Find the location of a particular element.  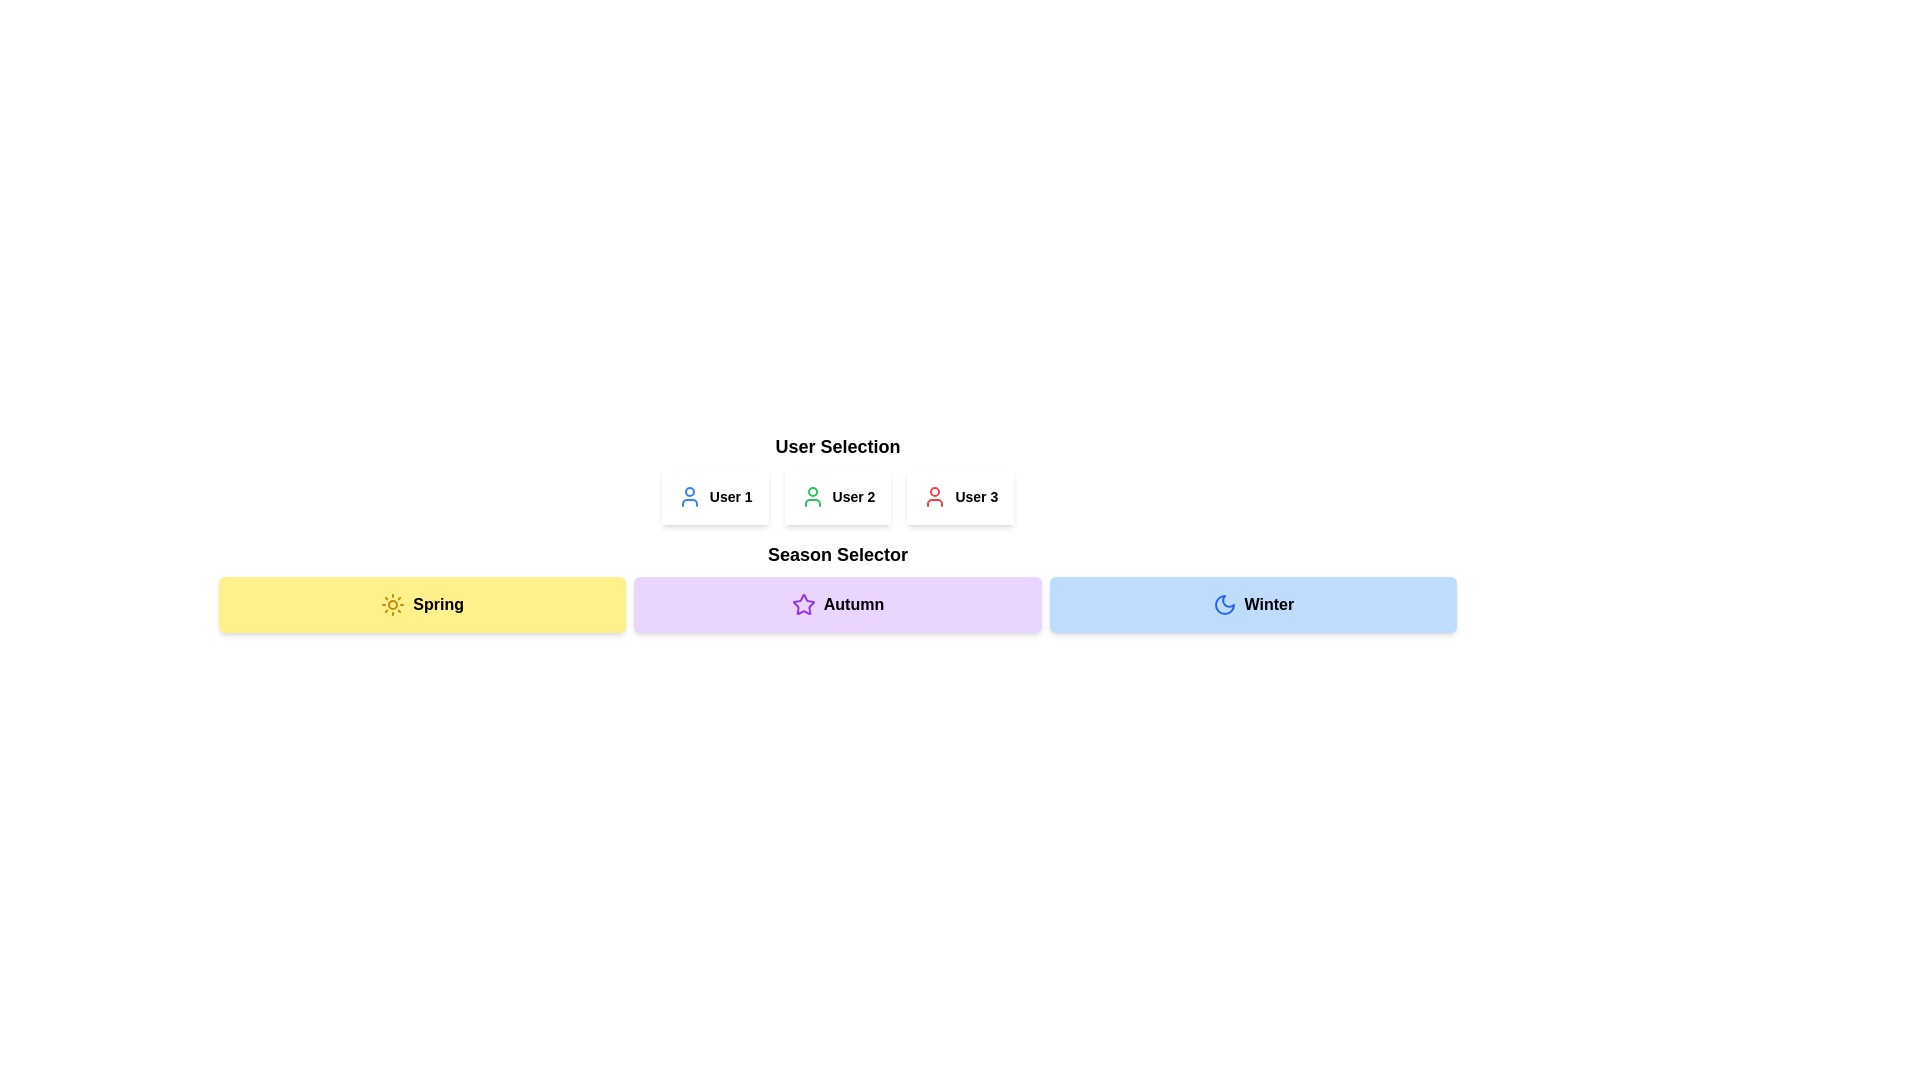

the yellow 'Spring' season button located as the first item in a horizontal sequence of three buttons to change its appearance is located at coordinates (421, 604).